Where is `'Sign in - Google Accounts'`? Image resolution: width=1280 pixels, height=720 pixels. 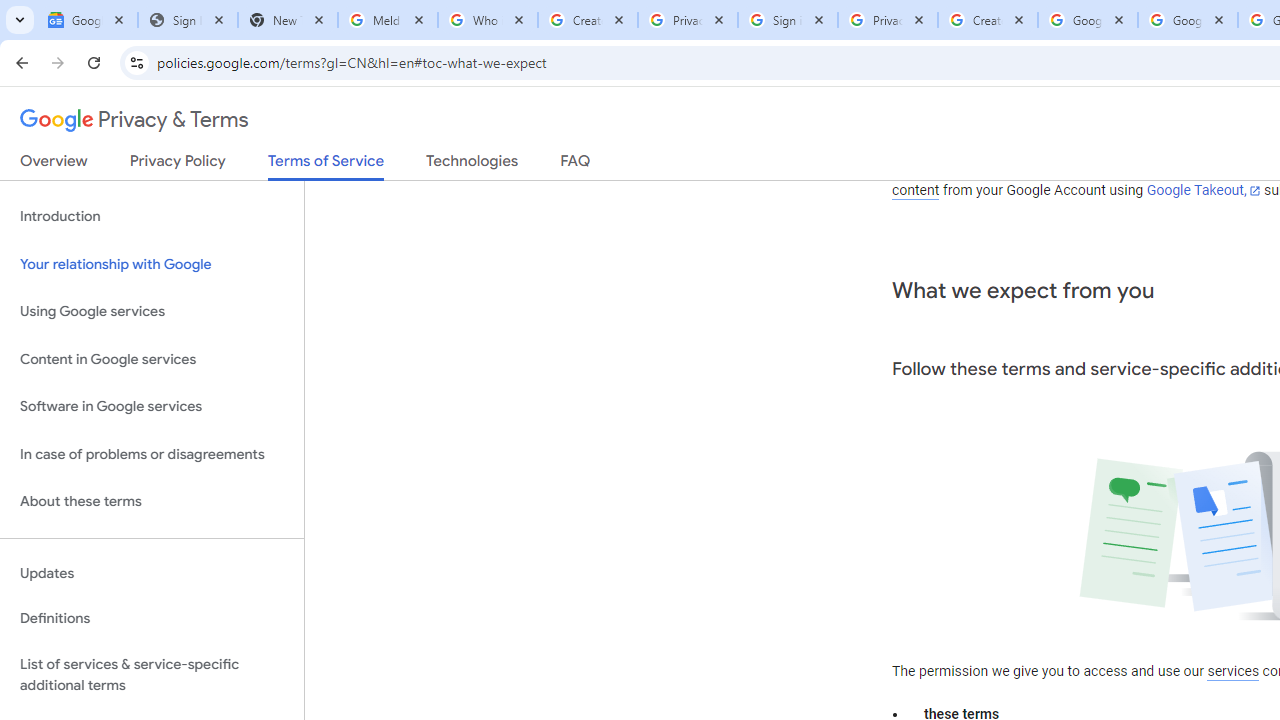 'Sign in - Google Accounts' is located at coordinates (787, 20).